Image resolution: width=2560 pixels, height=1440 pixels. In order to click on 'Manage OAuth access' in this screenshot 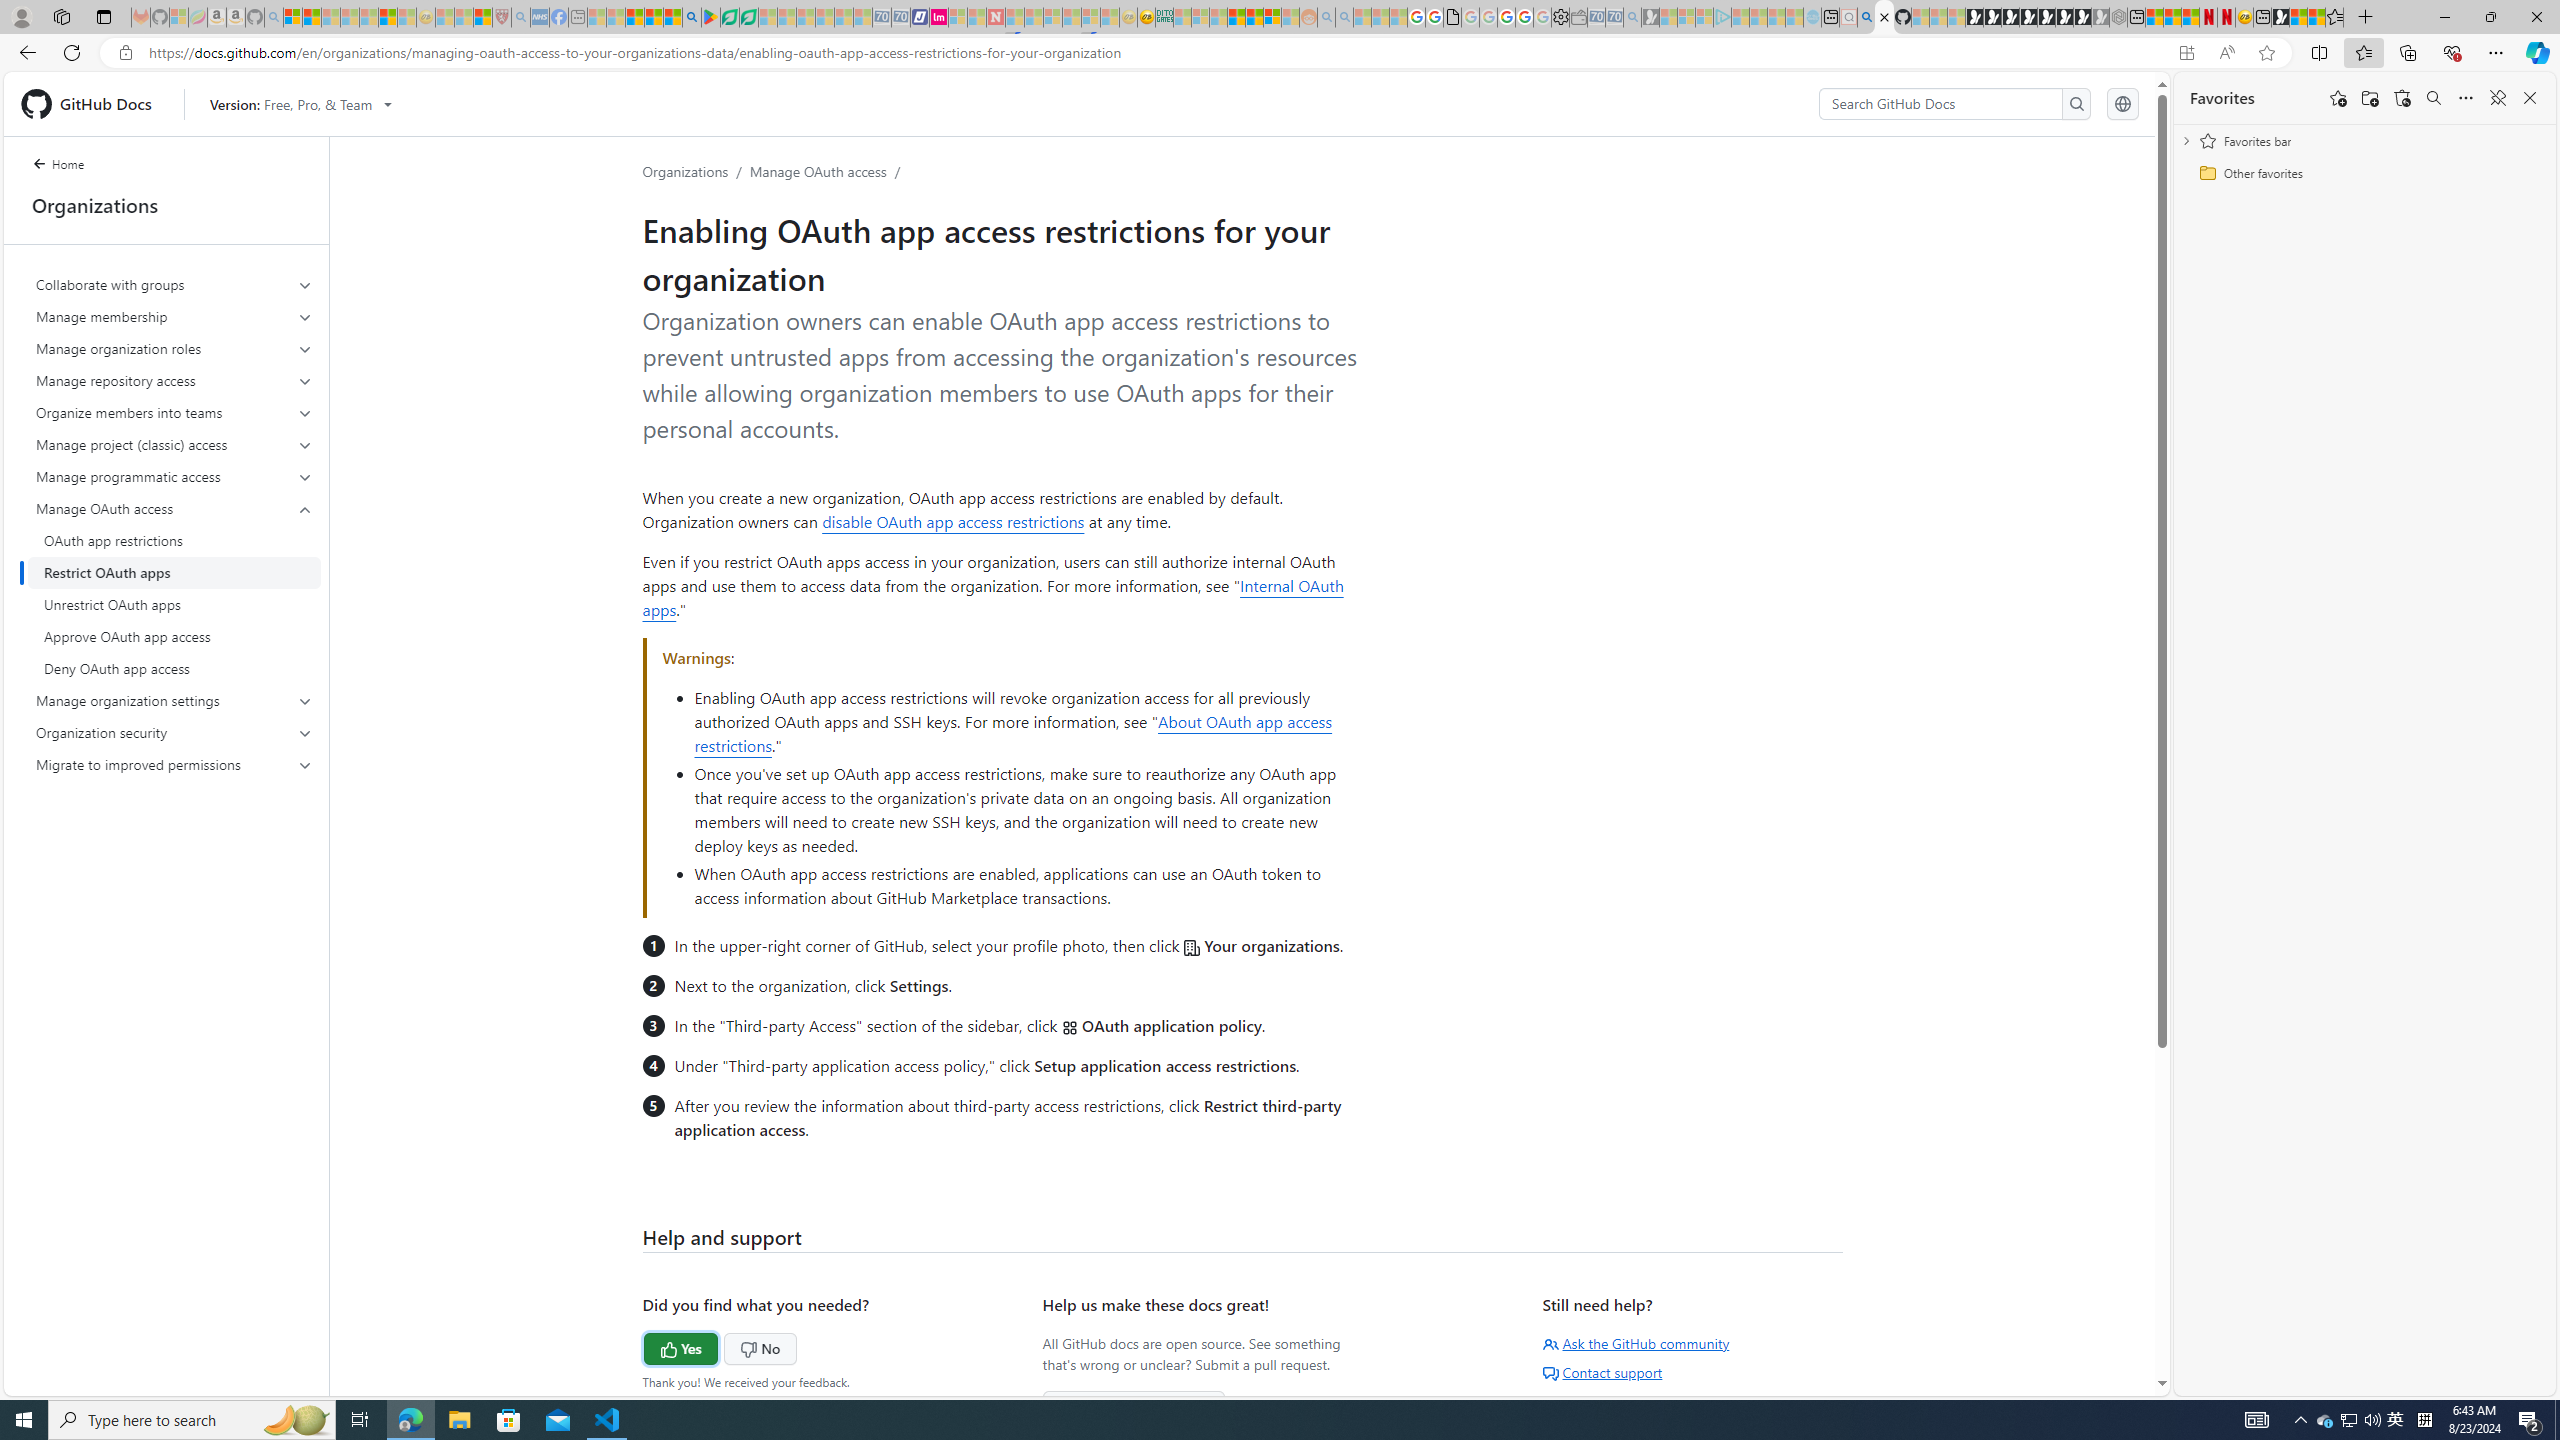, I will do `click(816, 171)`.